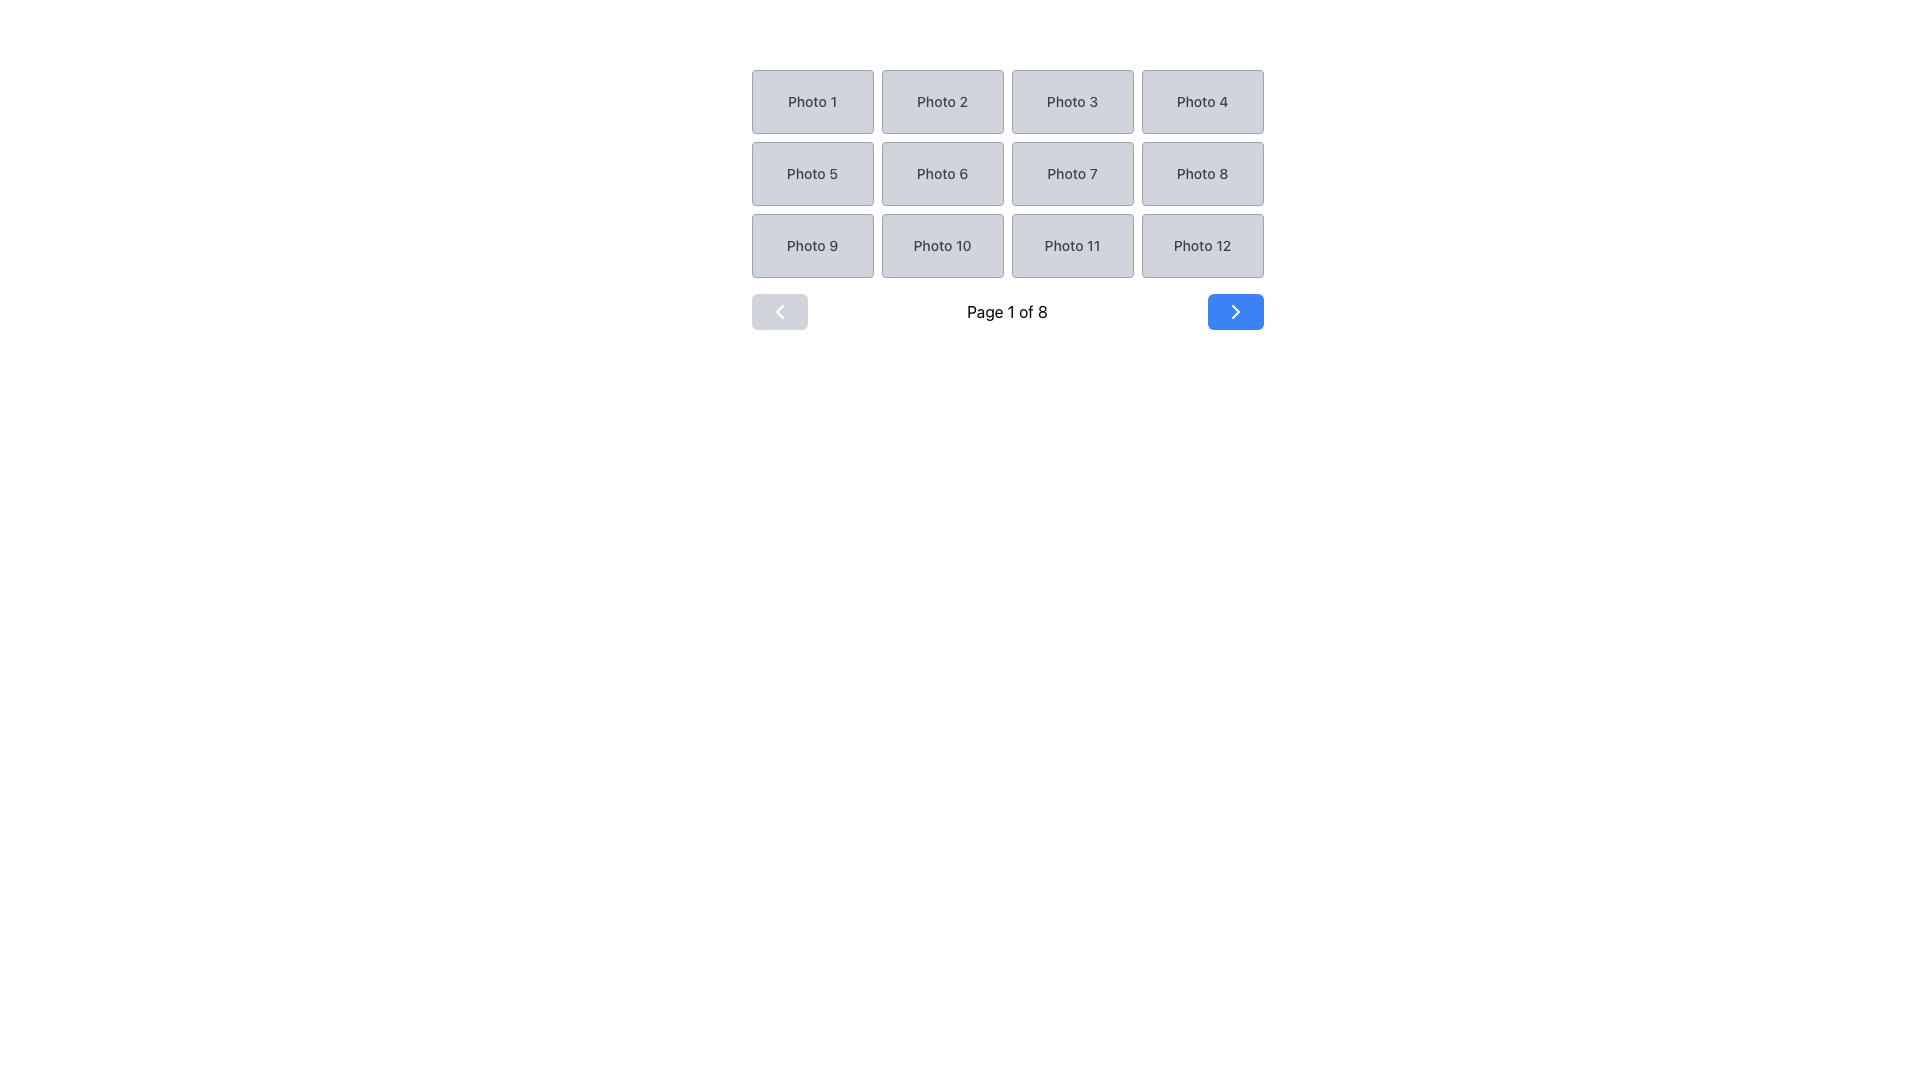 Image resolution: width=1920 pixels, height=1080 pixels. Describe the element at coordinates (1007, 312) in the screenshot. I see `the text label displaying 'Page 1 of 8', located at the bottom of the grid layout of photo thumbnails` at that location.